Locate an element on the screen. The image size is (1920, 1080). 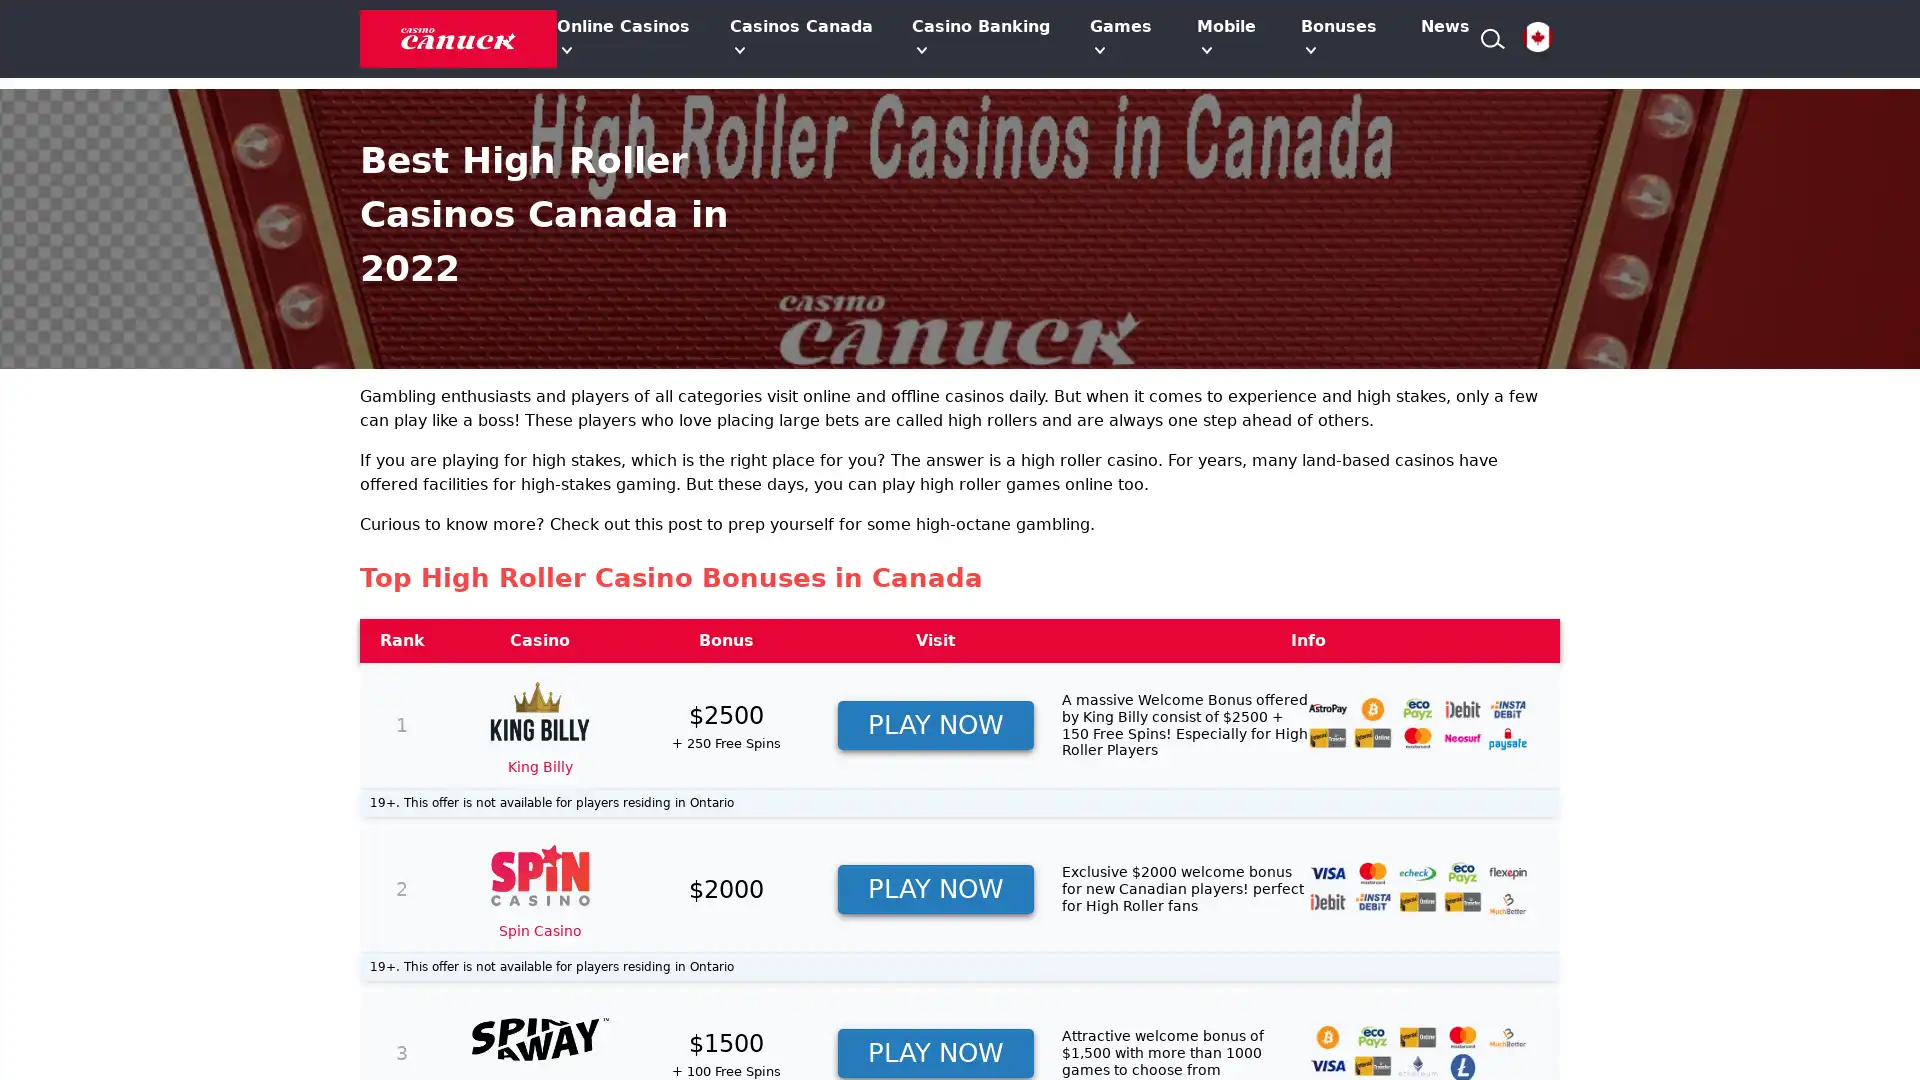
en_CA is located at coordinates (1536, 38).